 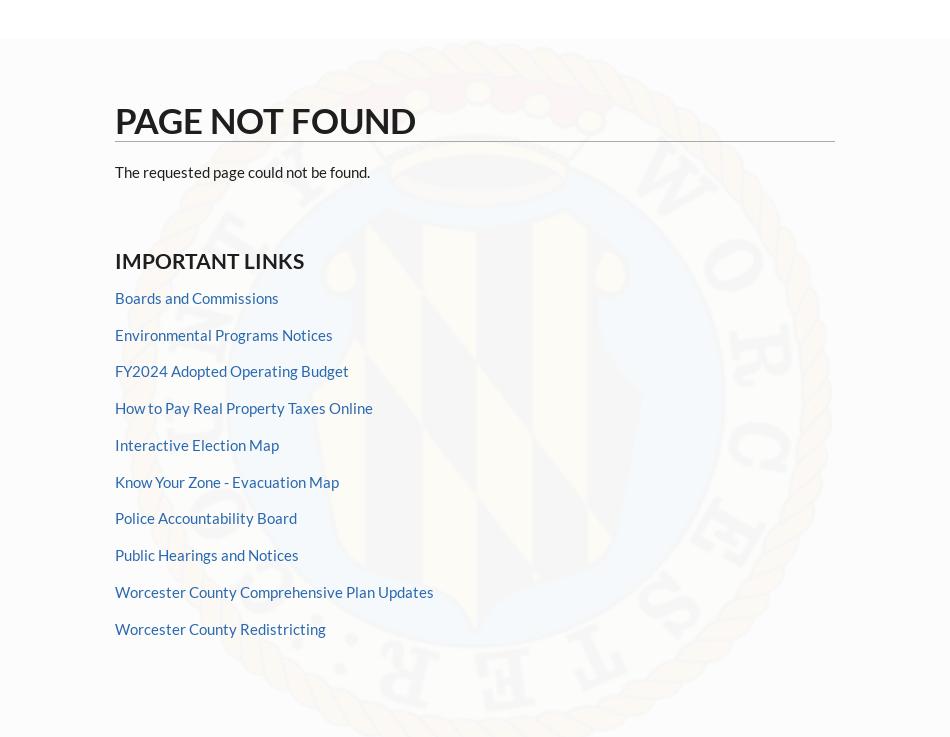 I want to click on 'Worcester County Comprehensive Plan Updates', so click(x=273, y=590).